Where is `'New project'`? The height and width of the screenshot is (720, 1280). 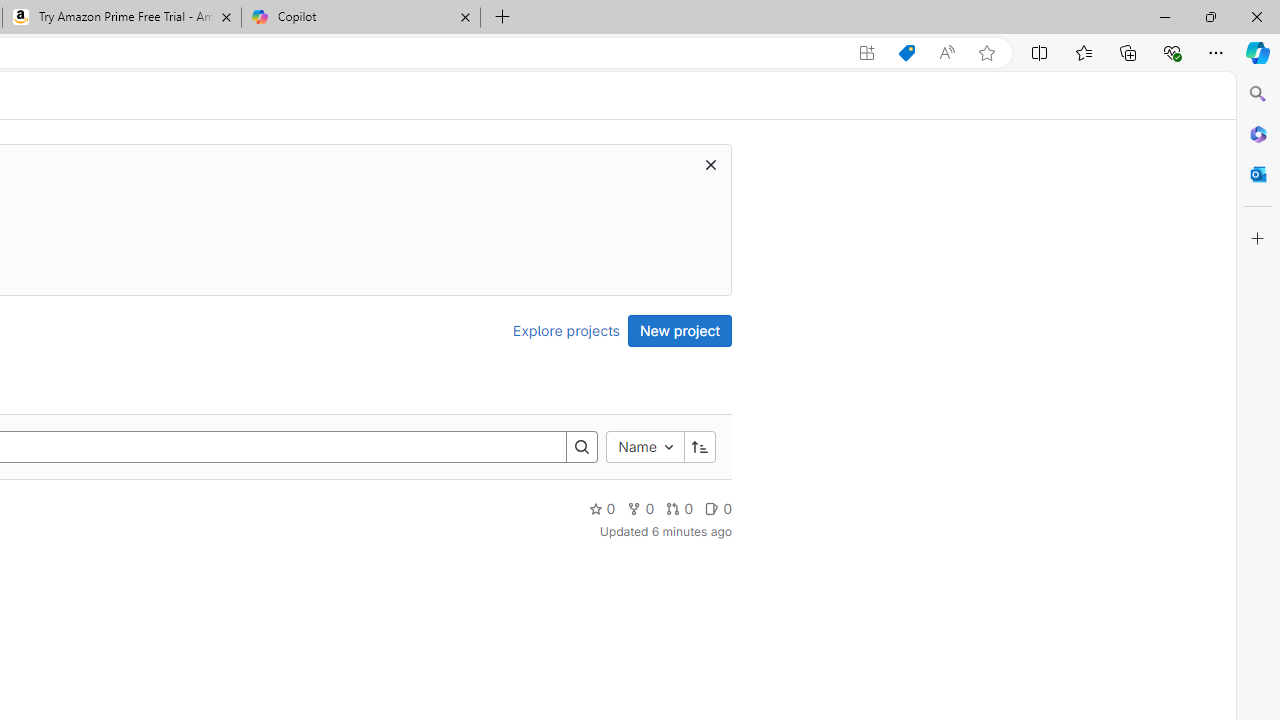 'New project' is located at coordinates (680, 329).